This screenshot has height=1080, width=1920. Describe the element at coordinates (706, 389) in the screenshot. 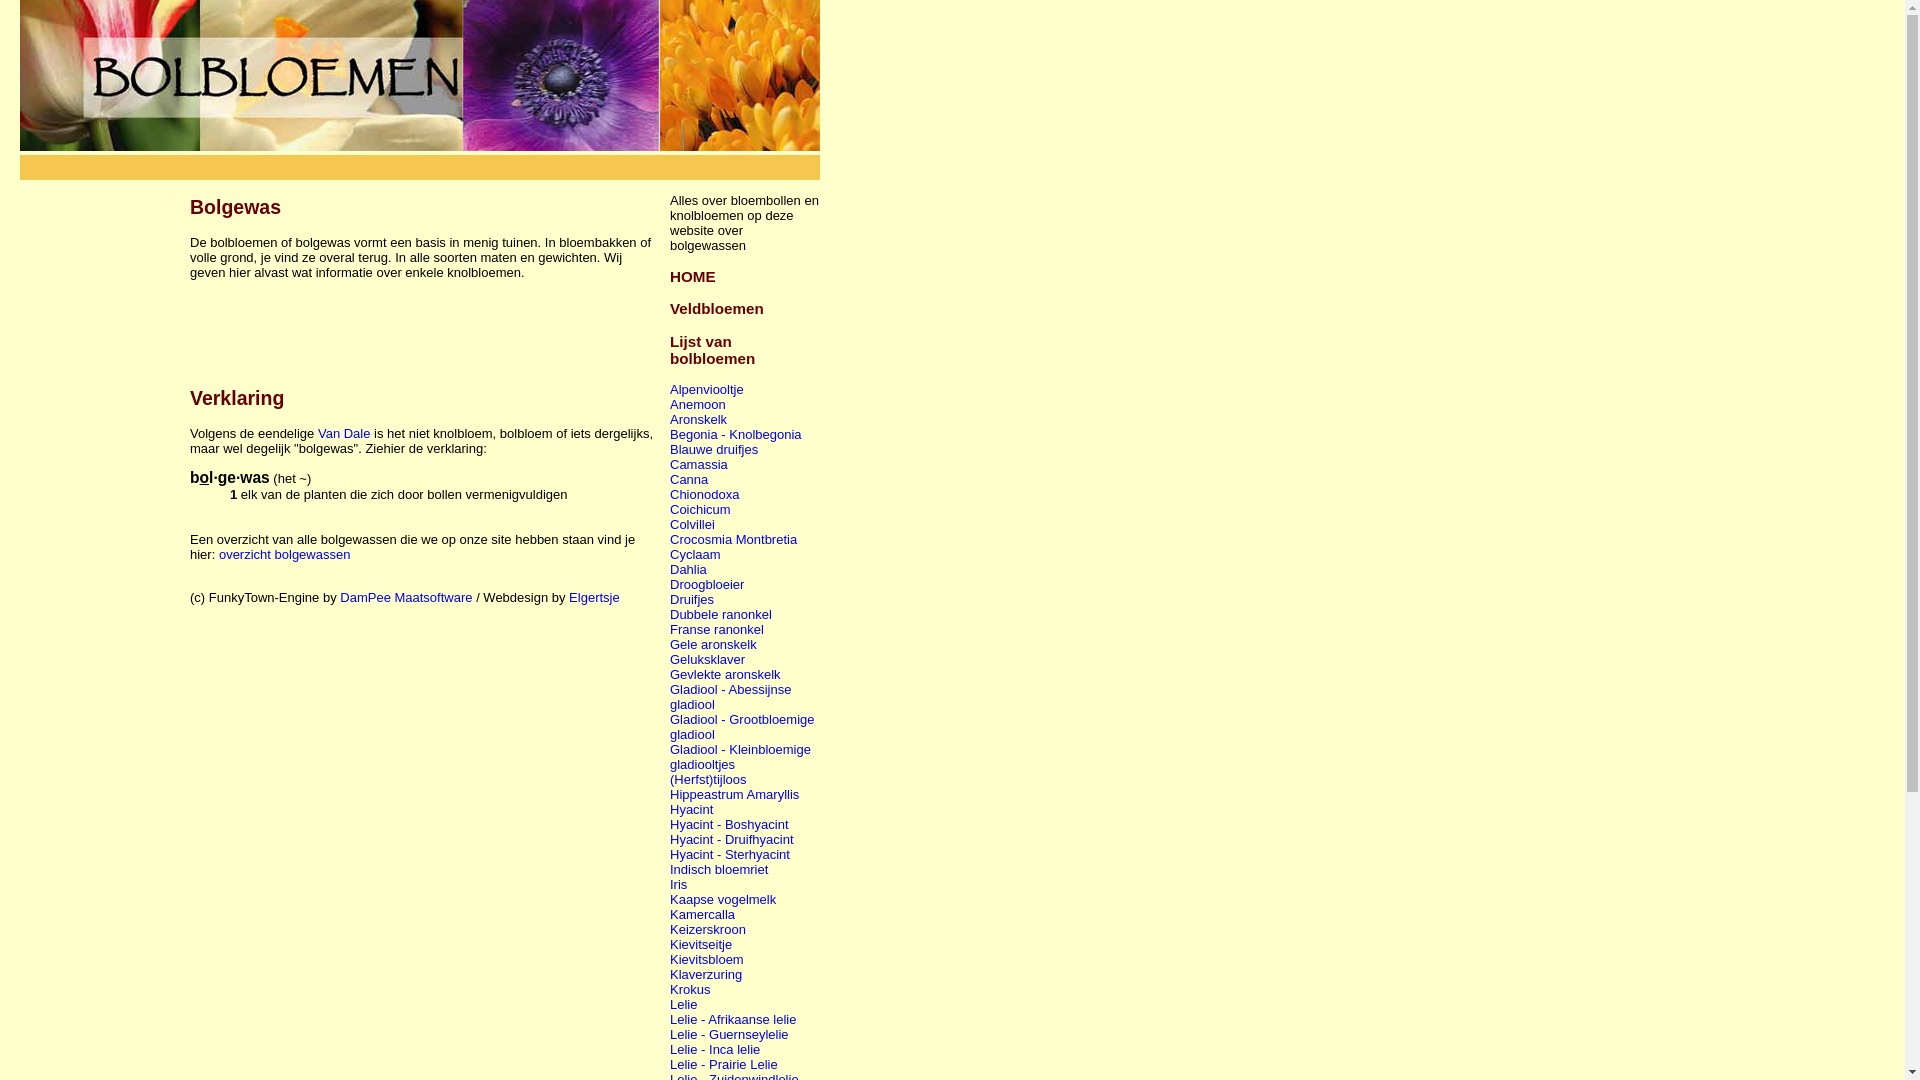

I see `'Alpenviooltje'` at that location.